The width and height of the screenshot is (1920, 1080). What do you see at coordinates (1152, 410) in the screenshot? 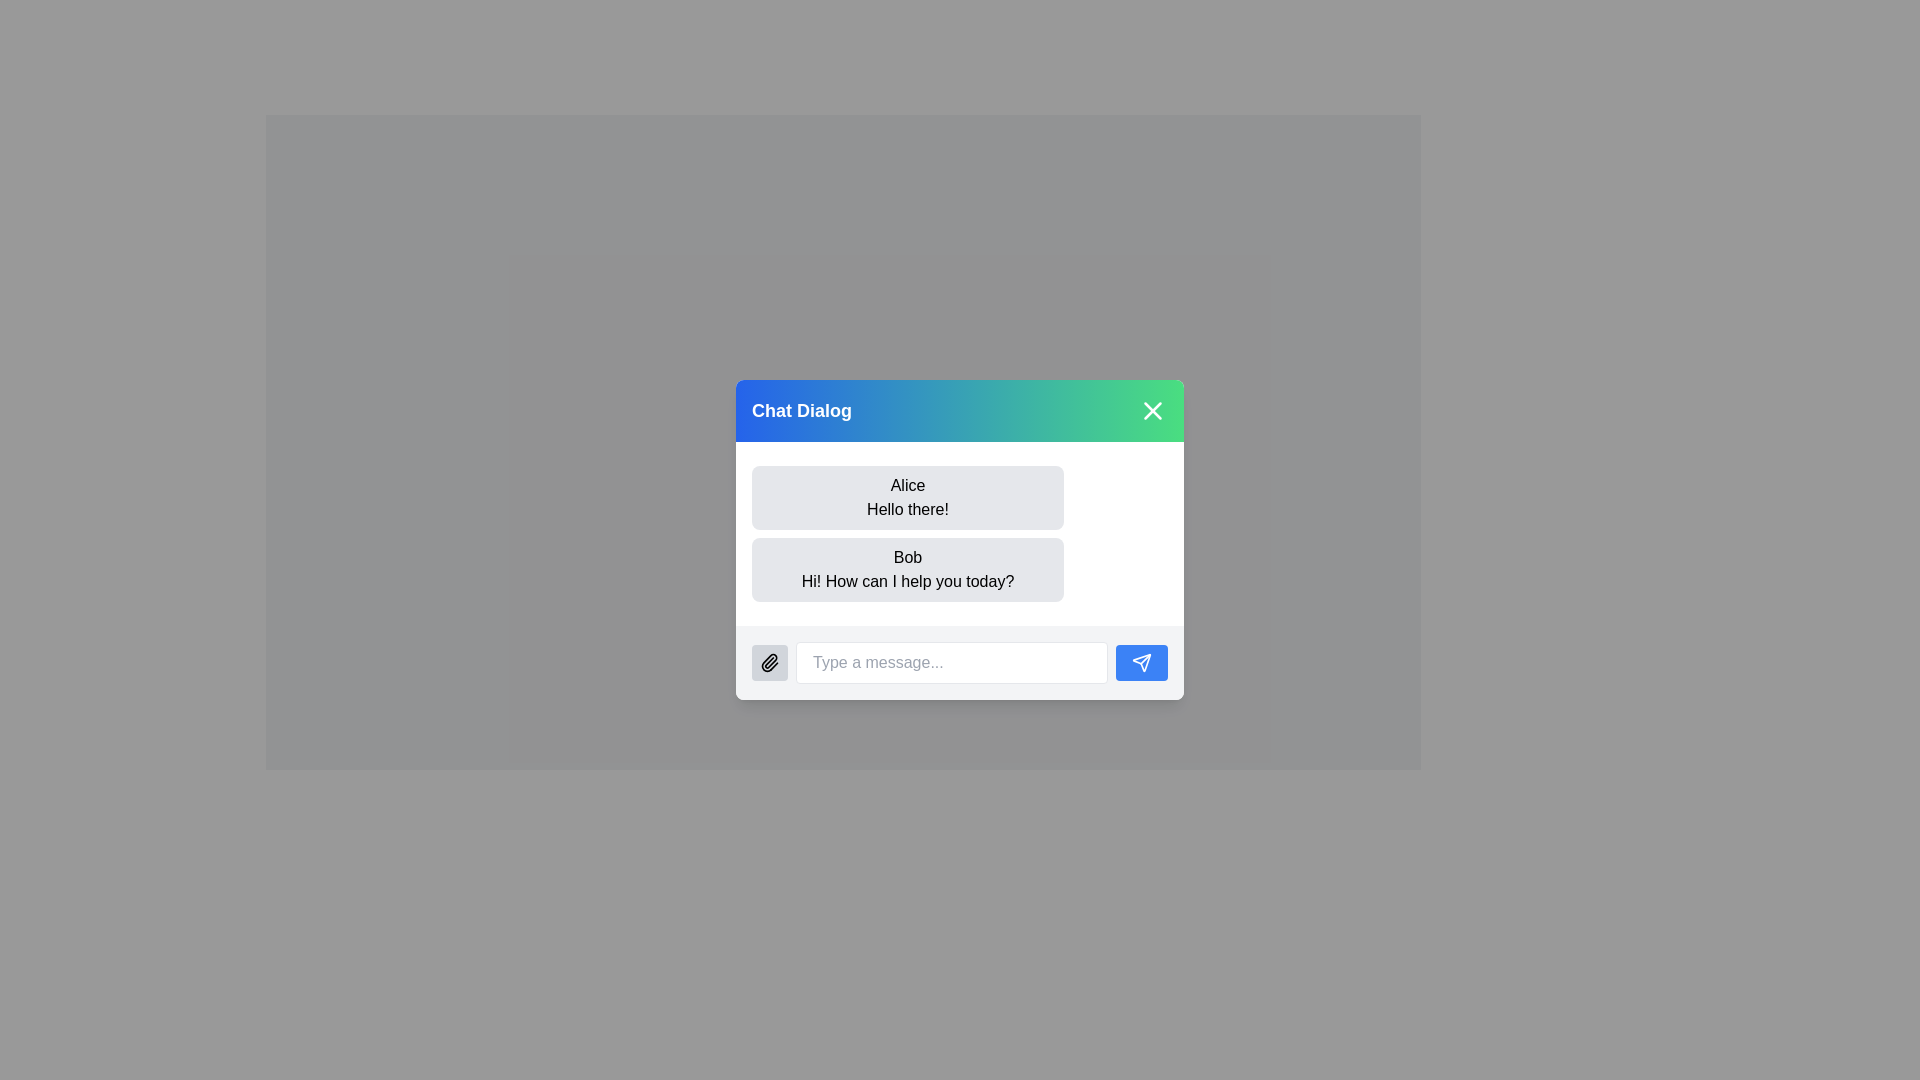
I see `the Close Icon button located in the top-right corner of the chat dialog` at bounding box center [1152, 410].